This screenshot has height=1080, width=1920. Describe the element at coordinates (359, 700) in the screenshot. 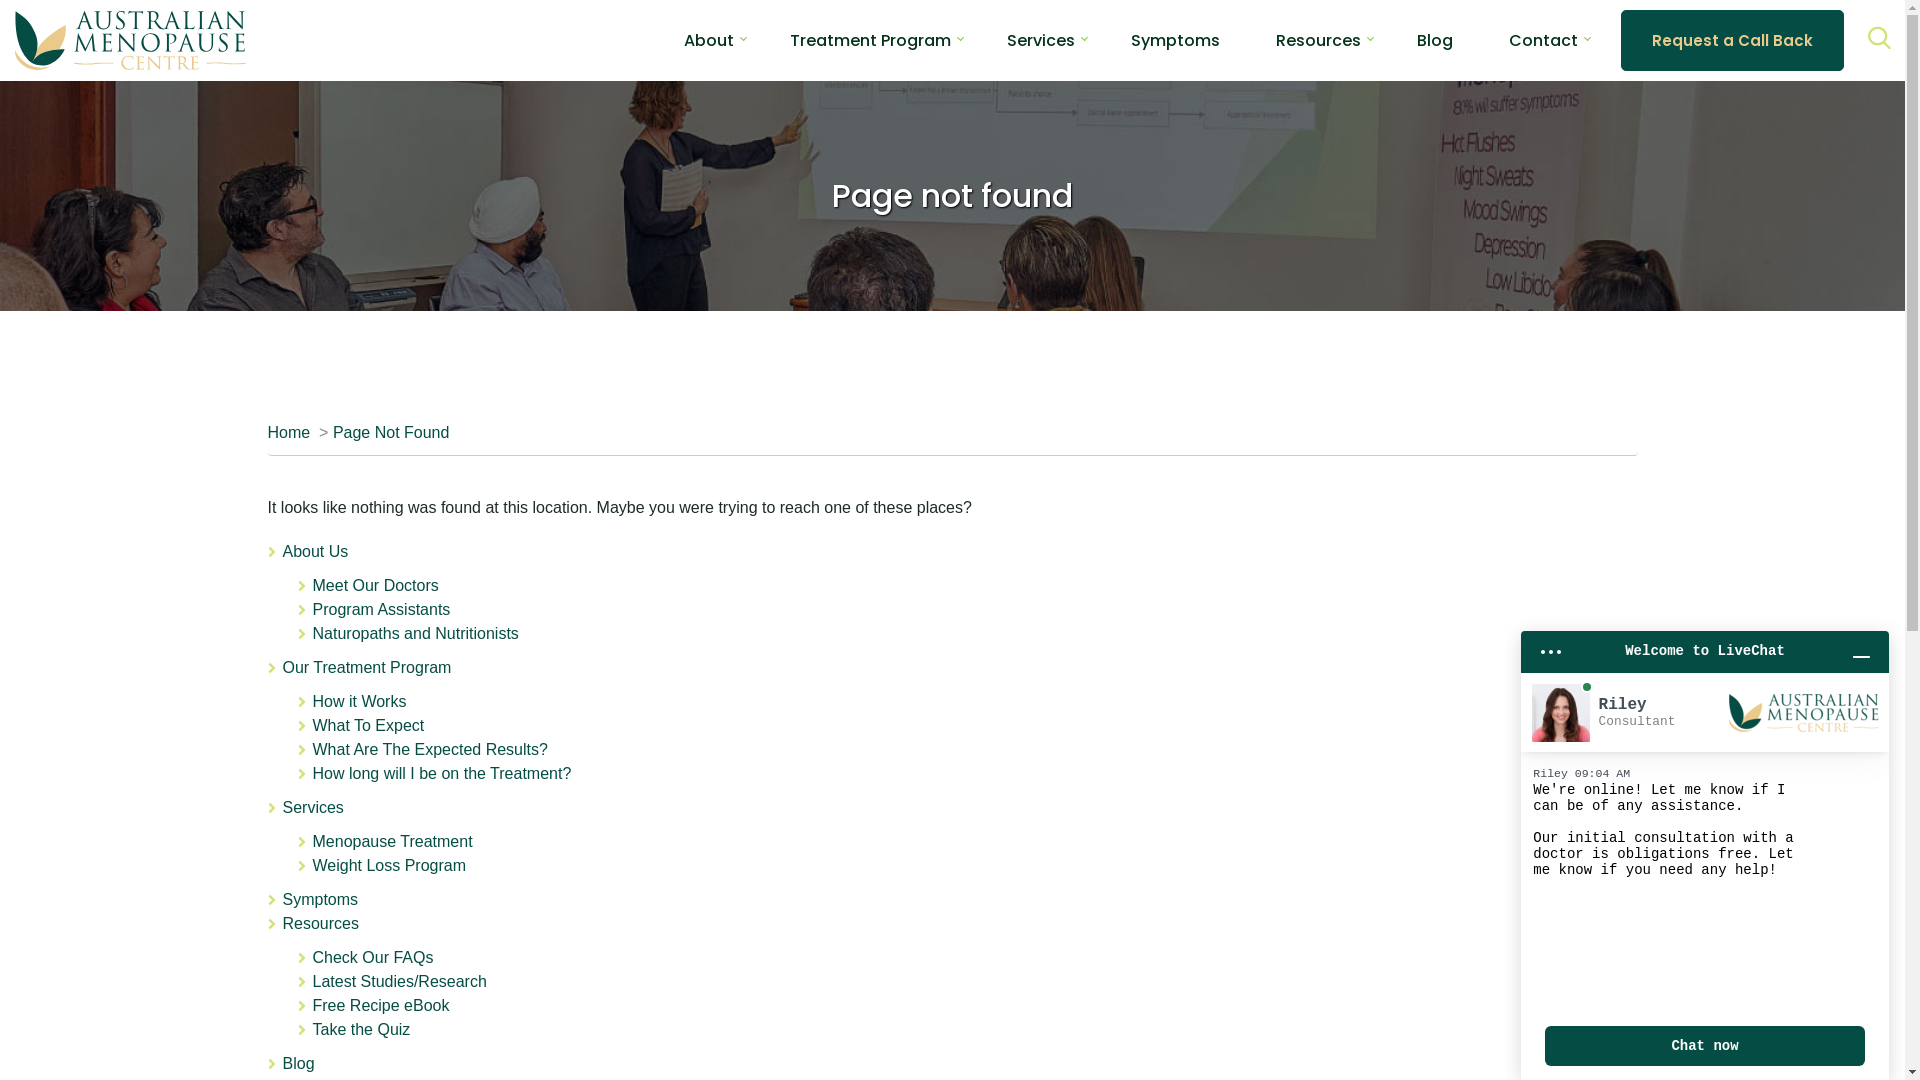

I see `'How it Works'` at that location.